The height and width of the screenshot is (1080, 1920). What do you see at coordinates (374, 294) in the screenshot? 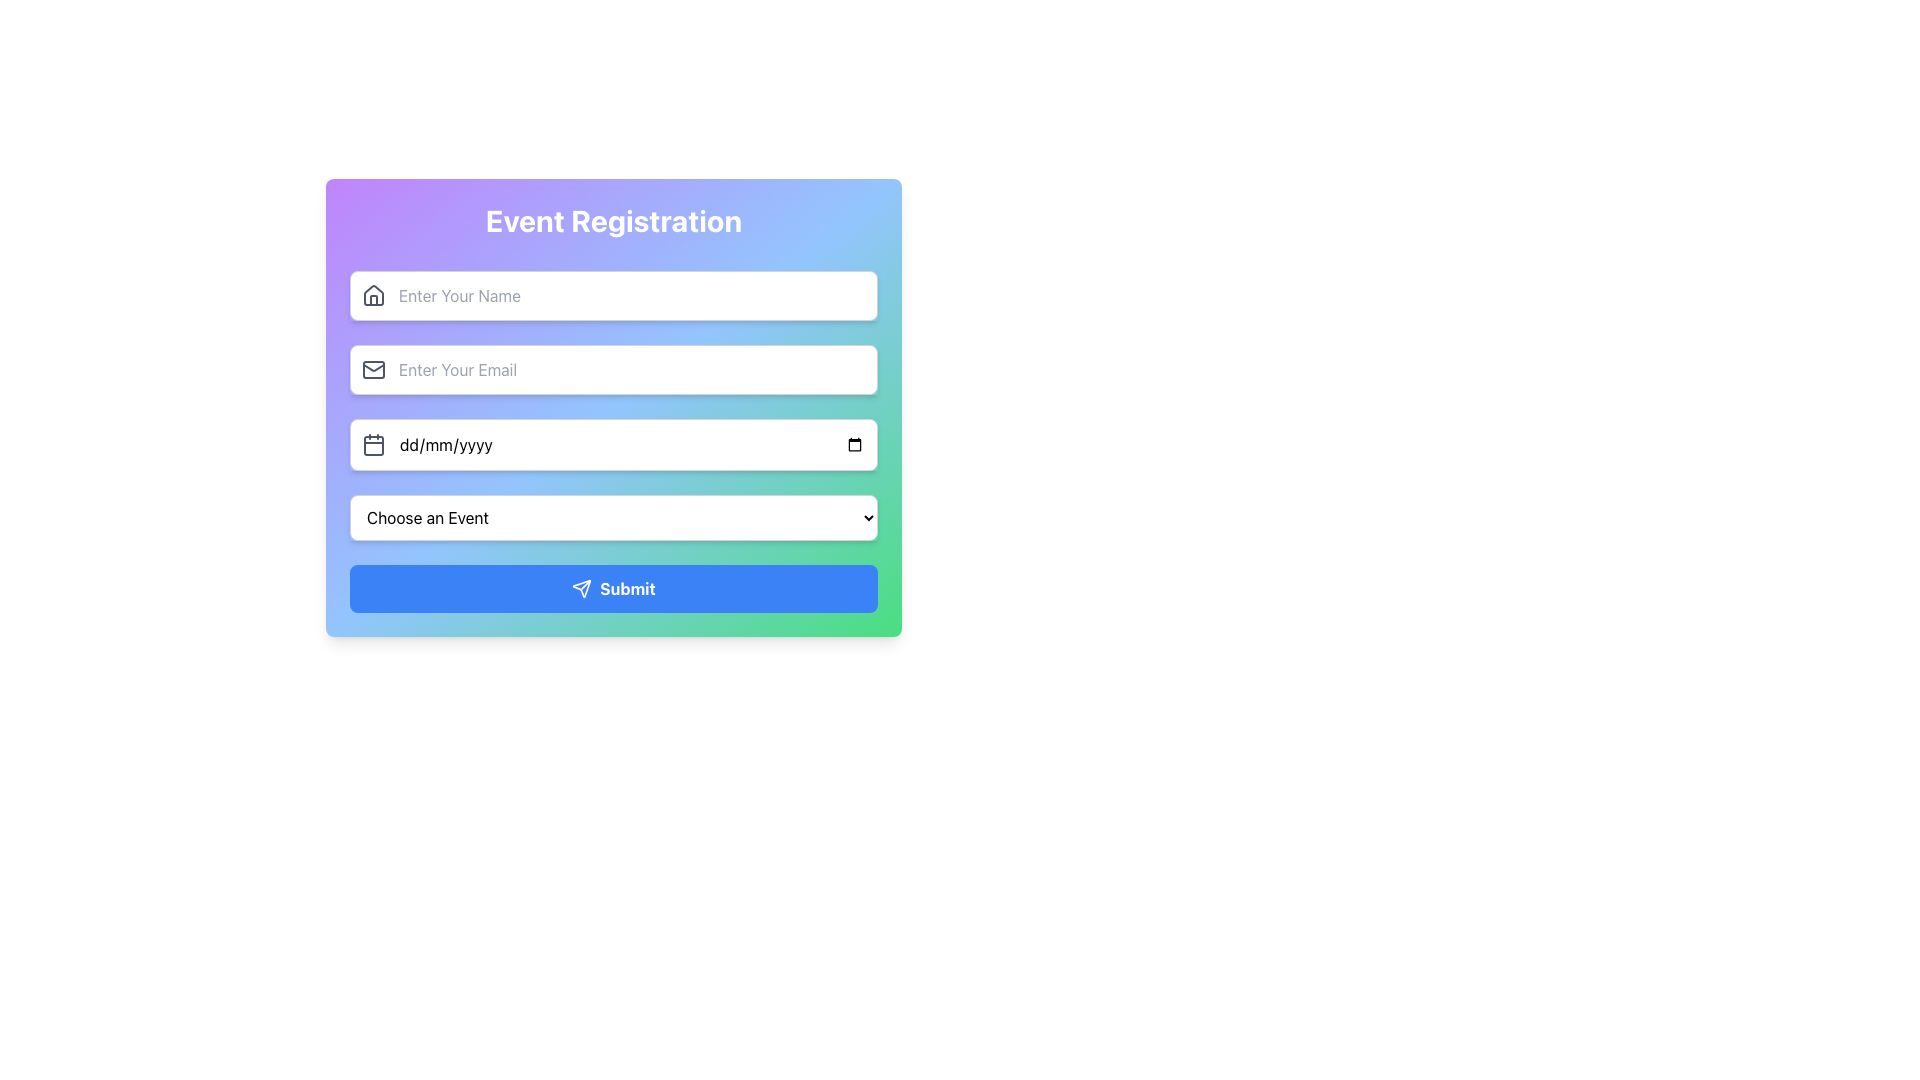
I see `the Decorative Icon, which is a gray house icon with a triangular roof and square base, located to the left of the 'Enter Your Name' placeholder in the input field` at bounding box center [374, 294].